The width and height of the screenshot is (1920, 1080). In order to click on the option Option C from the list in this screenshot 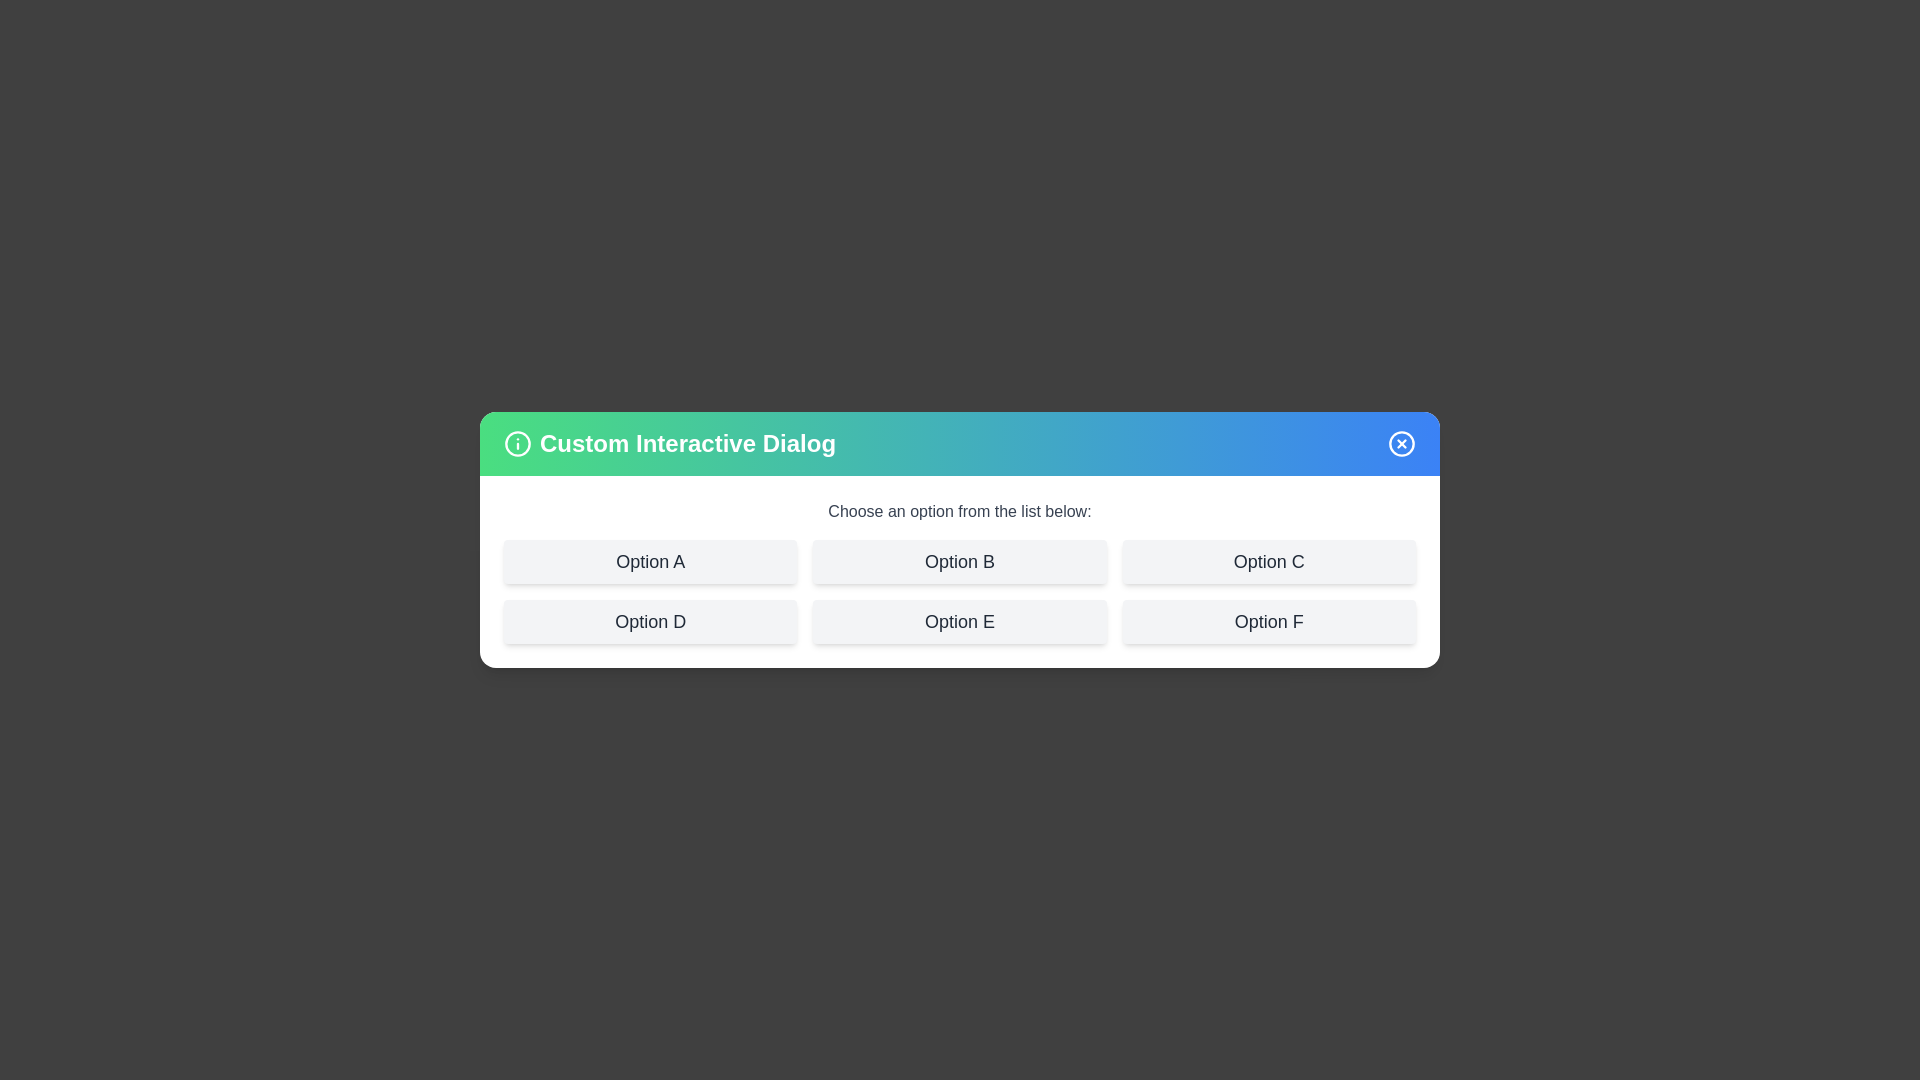, I will do `click(1267, 562)`.